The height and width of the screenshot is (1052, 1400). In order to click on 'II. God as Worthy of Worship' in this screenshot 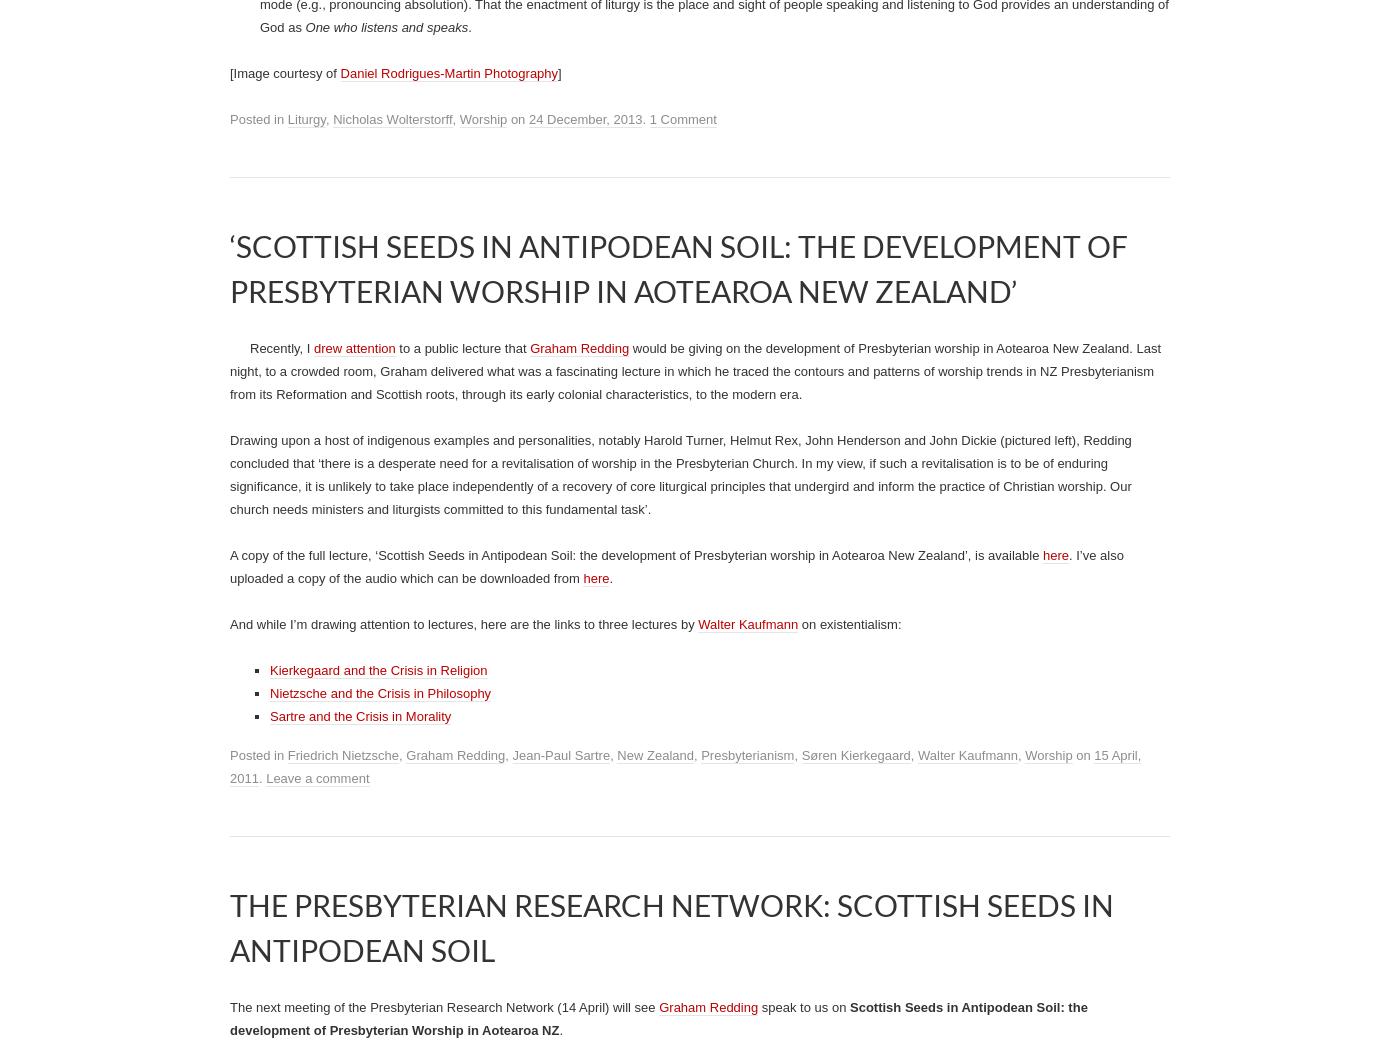, I will do `click(318, 357)`.